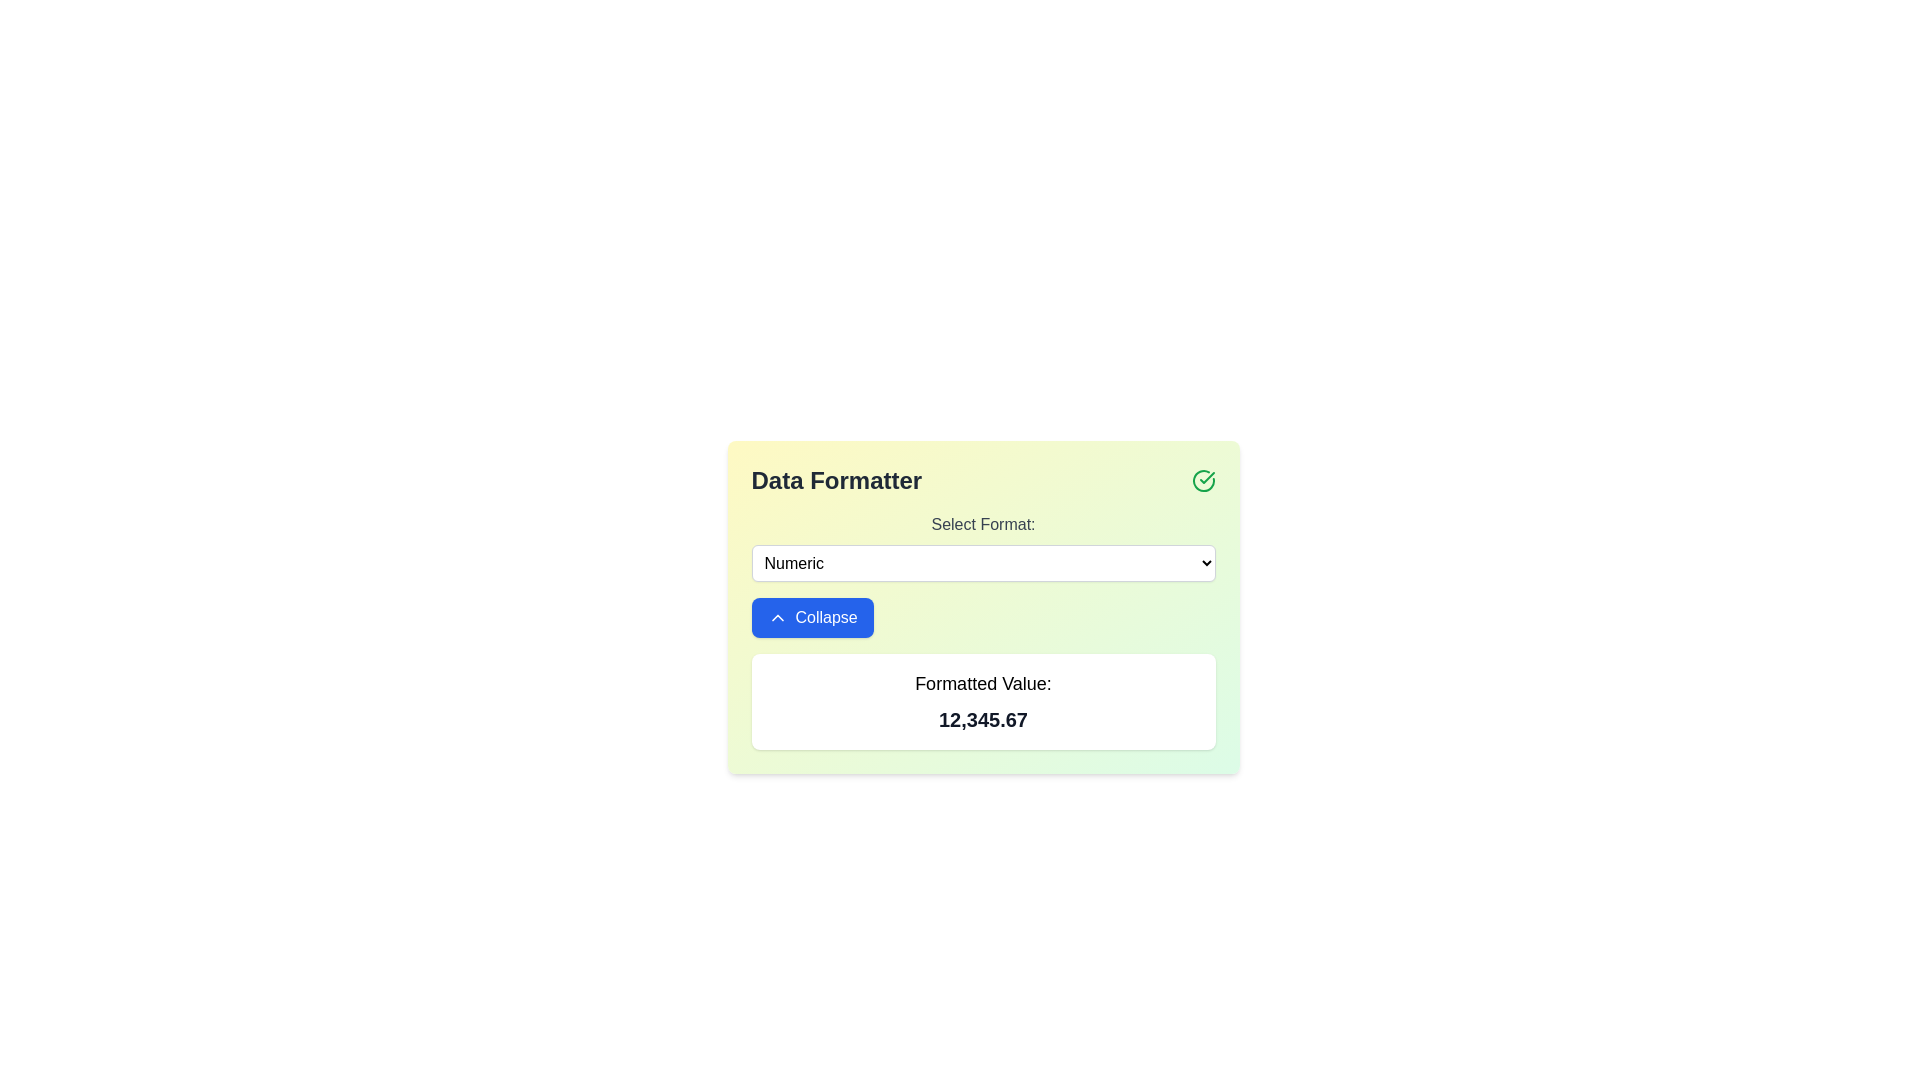 The height and width of the screenshot is (1080, 1920). What do you see at coordinates (983, 701) in the screenshot?
I see `displayed number '12,345.67' from the Text display panel located below the 'Collapse' button in the 'Data Formatter' card` at bounding box center [983, 701].